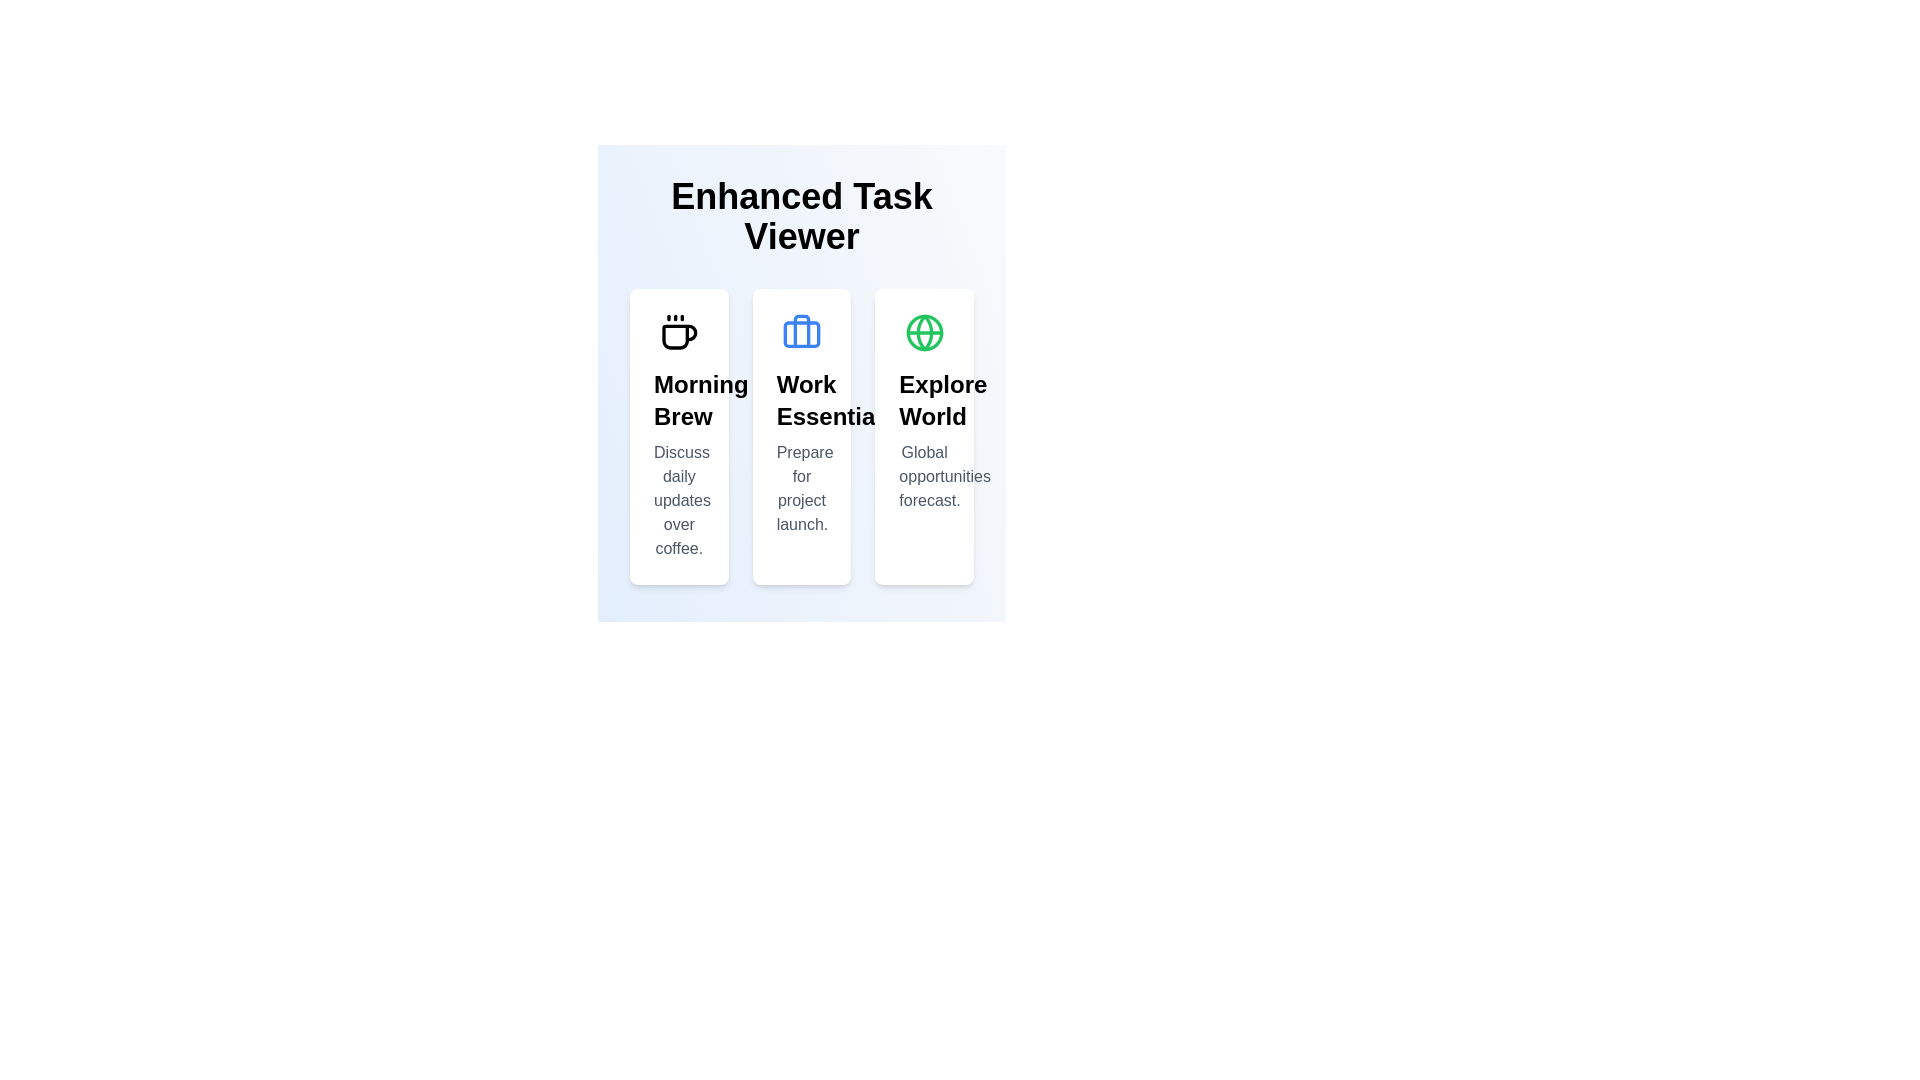 Image resolution: width=1920 pixels, height=1080 pixels. I want to click on the coffee cup icon representing 'Morning Brew' located at the top of the first card in a row of three cards, so click(679, 331).